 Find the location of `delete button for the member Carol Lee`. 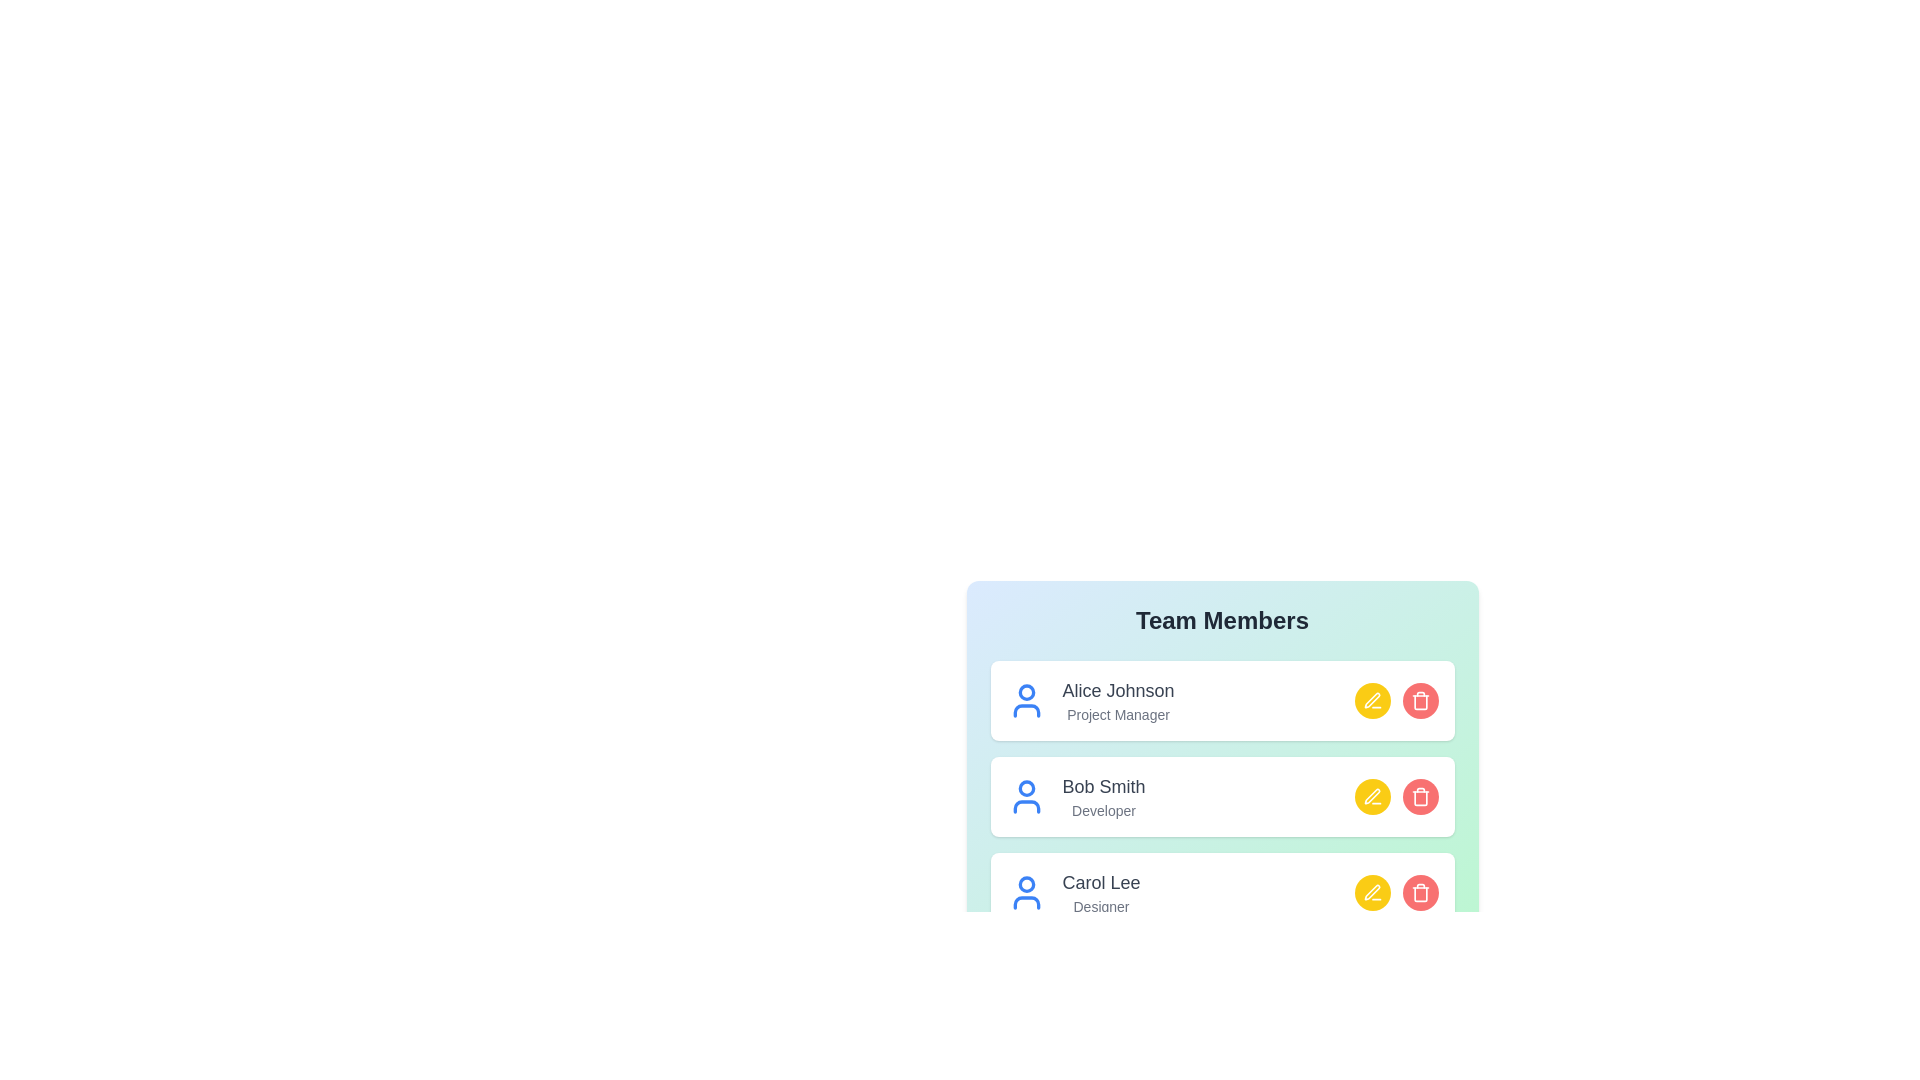

delete button for the member Carol Lee is located at coordinates (1419, 892).